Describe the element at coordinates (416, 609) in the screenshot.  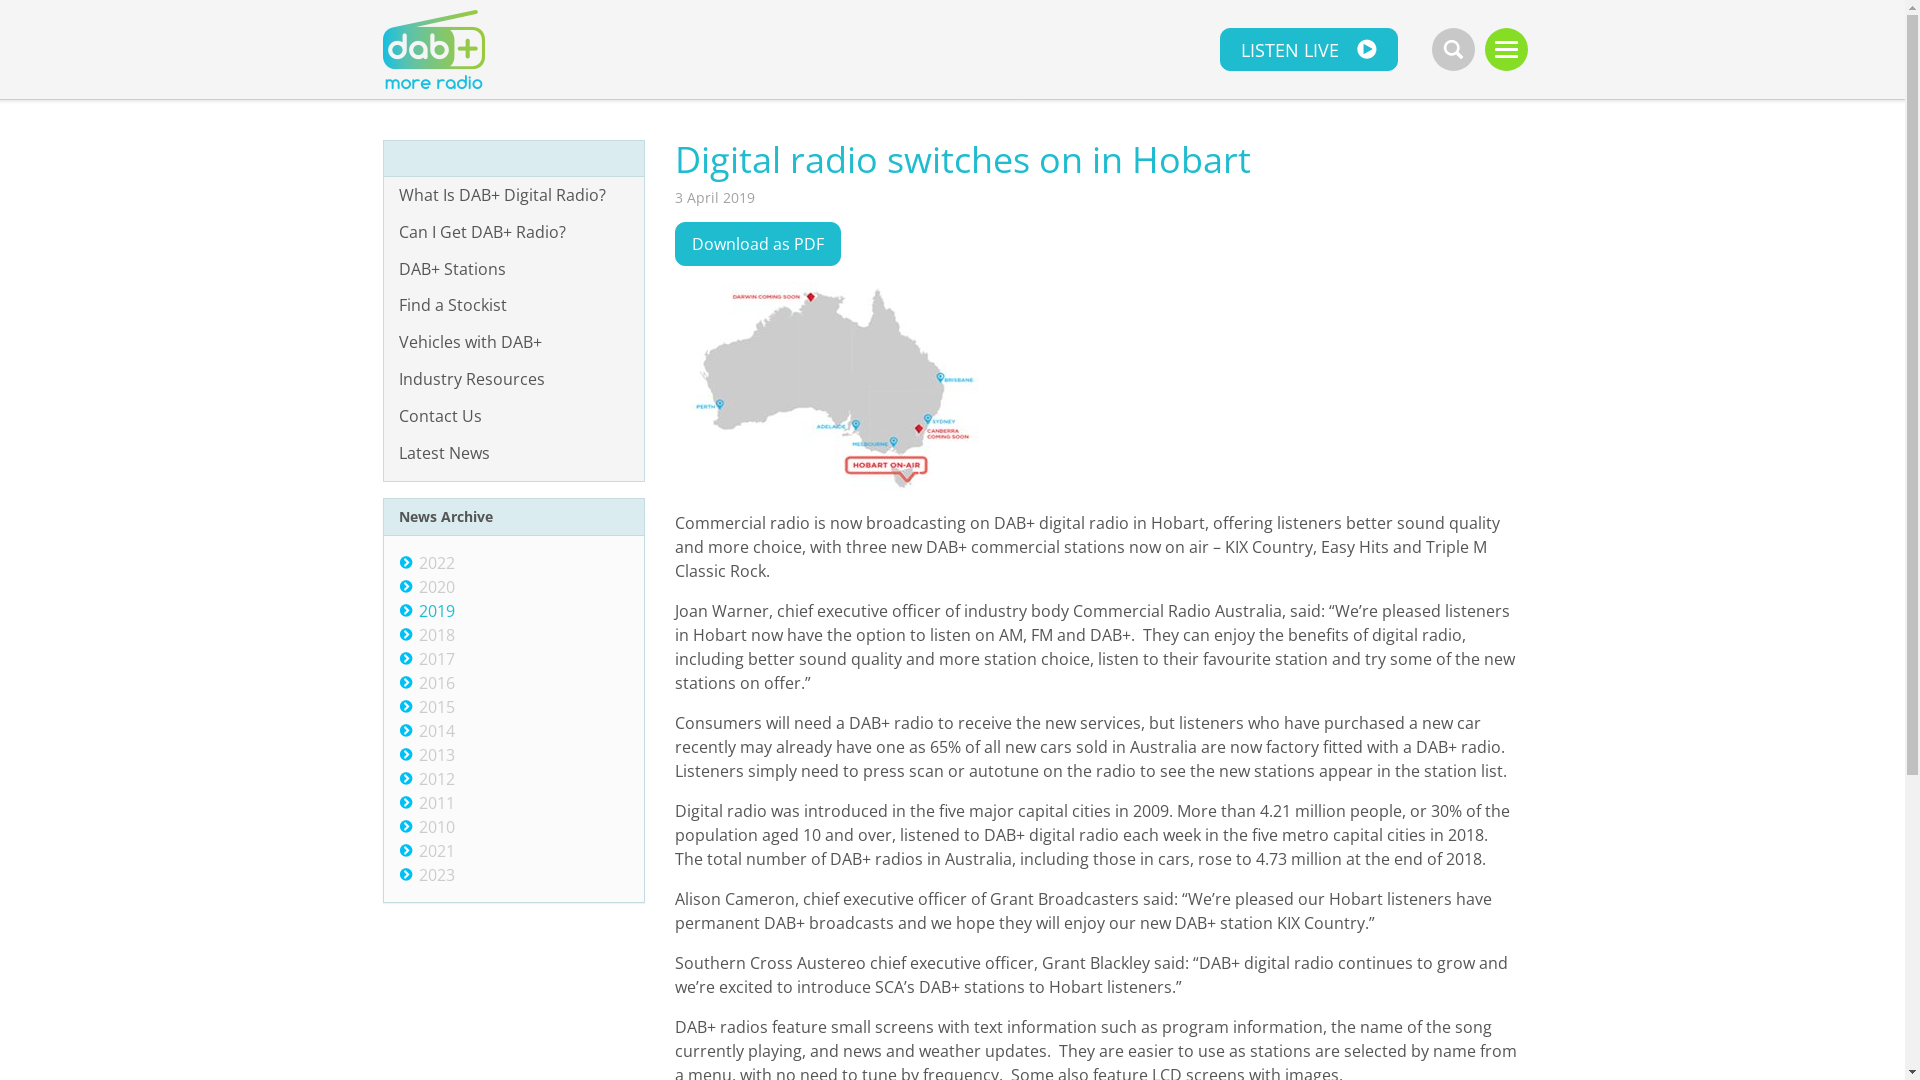
I see `'2019'` at that location.